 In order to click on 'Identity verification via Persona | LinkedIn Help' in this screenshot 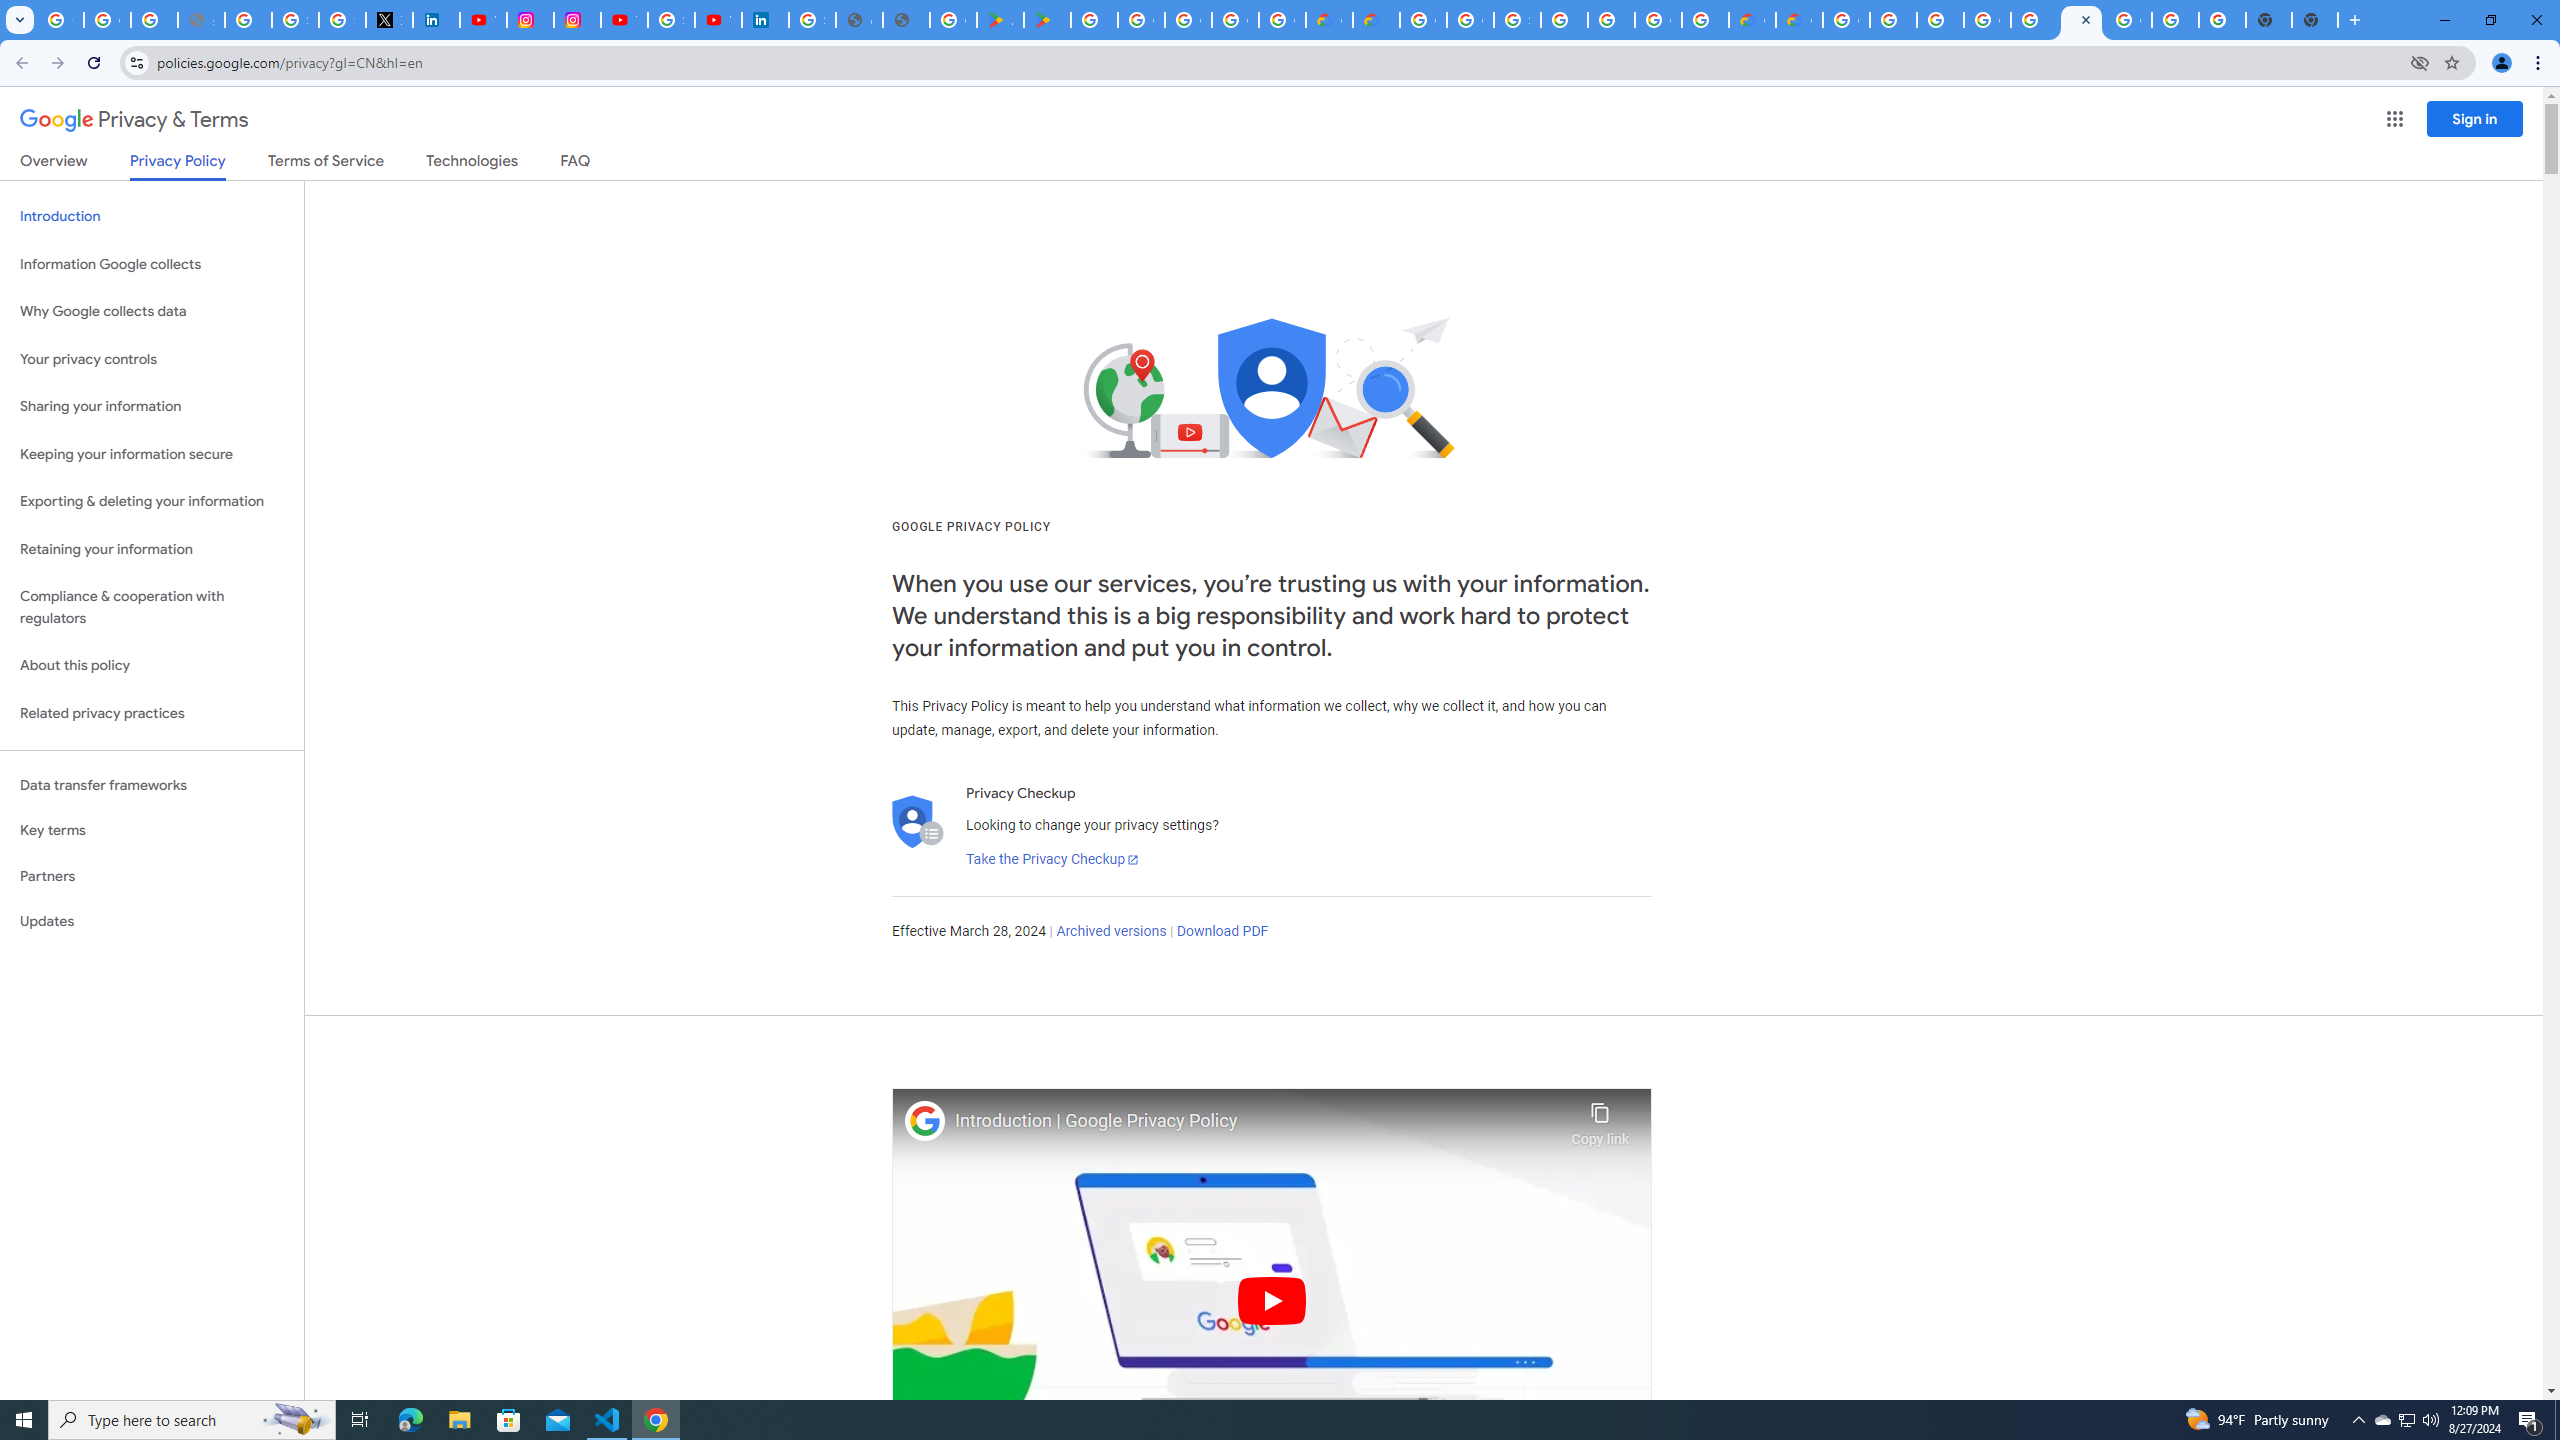, I will do `click(765, 19)`.